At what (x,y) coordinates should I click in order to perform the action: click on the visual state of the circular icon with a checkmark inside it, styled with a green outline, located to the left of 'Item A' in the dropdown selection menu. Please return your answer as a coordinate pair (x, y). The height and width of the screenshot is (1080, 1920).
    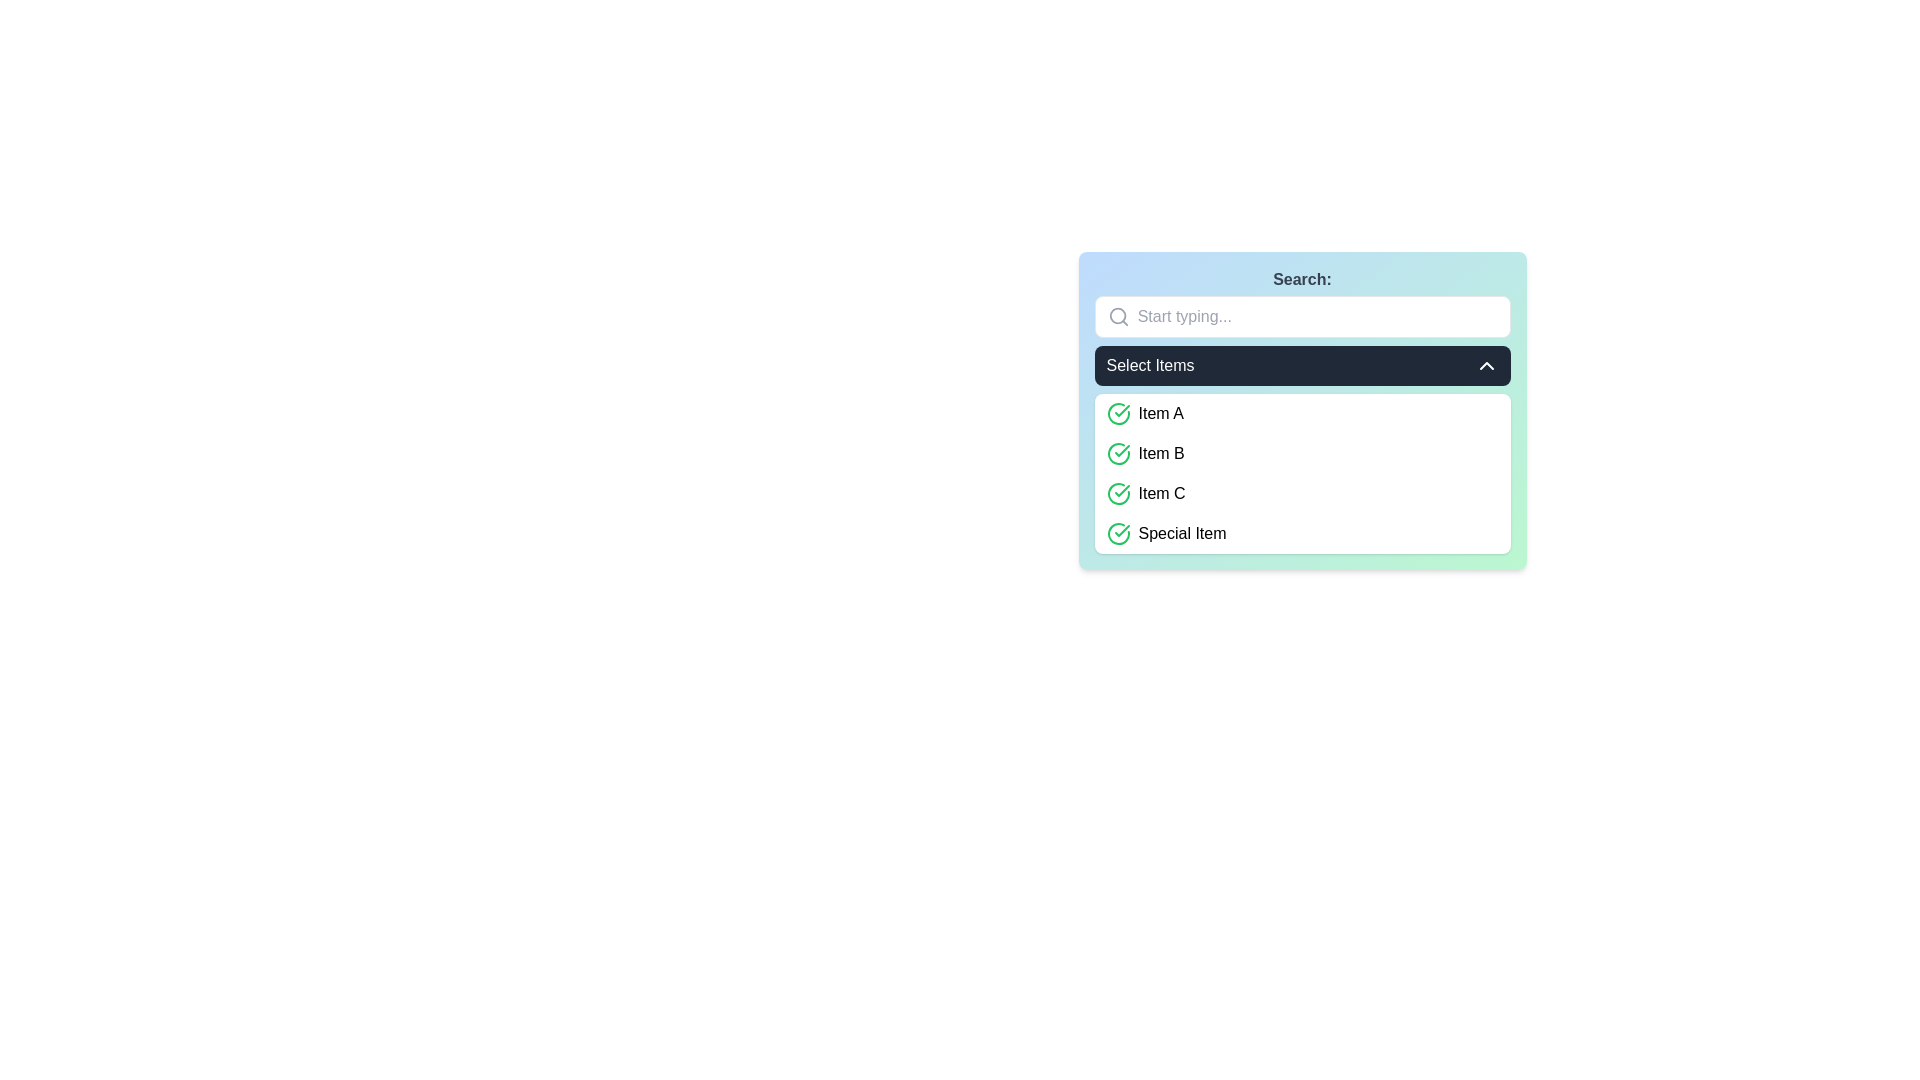
    Looking at the image, I should click on (1117, 412).